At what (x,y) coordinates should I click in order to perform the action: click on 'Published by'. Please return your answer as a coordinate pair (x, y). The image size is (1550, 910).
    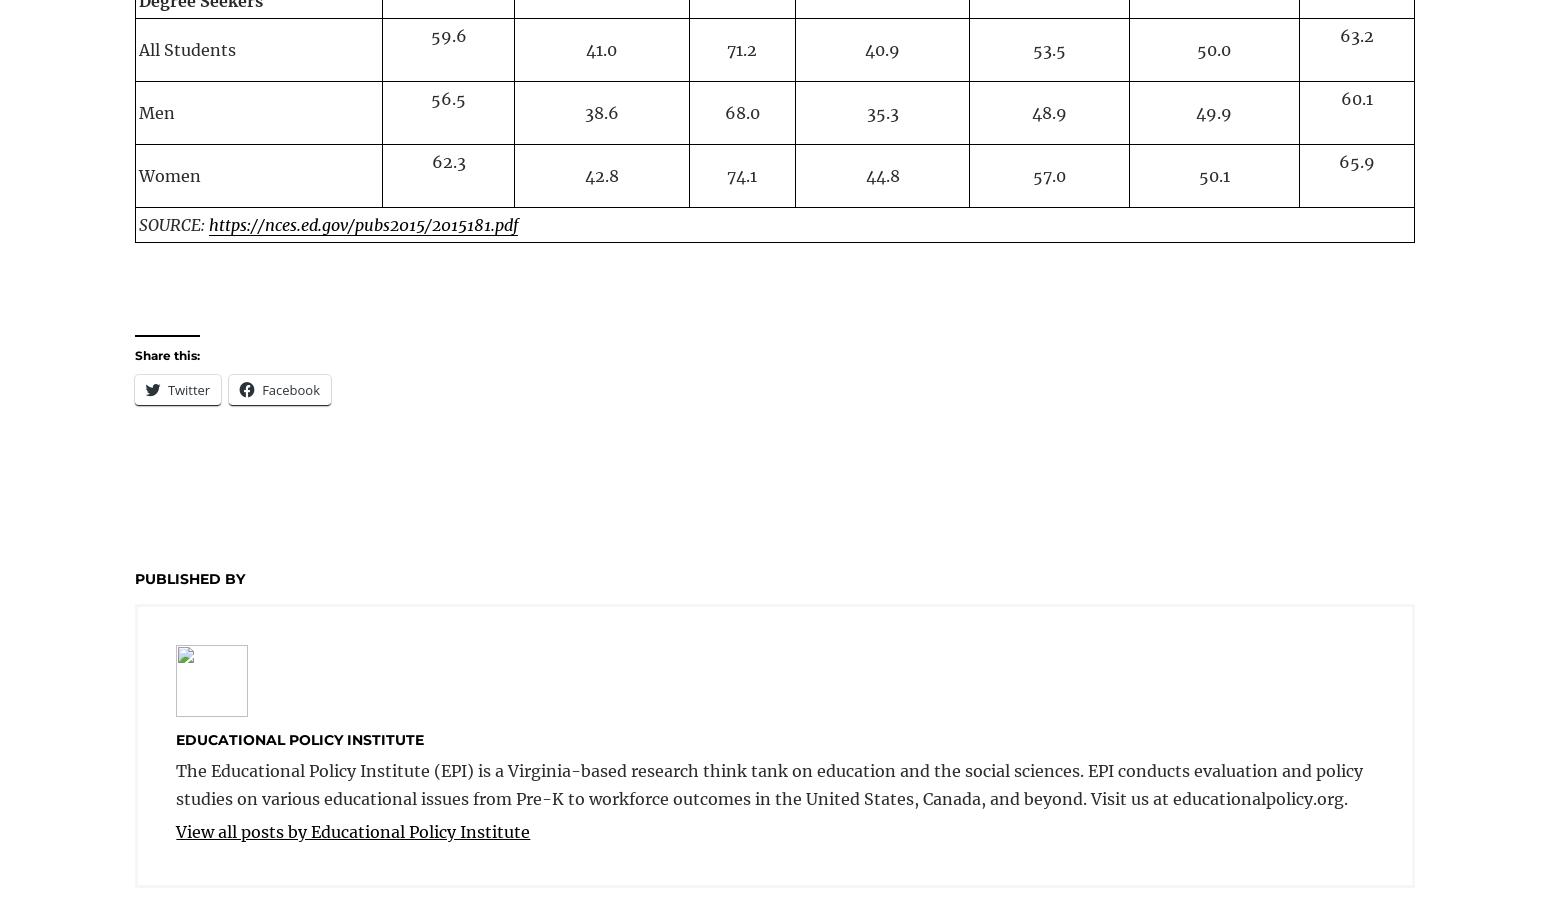
    Looking at the image, I should click on (189, 579).